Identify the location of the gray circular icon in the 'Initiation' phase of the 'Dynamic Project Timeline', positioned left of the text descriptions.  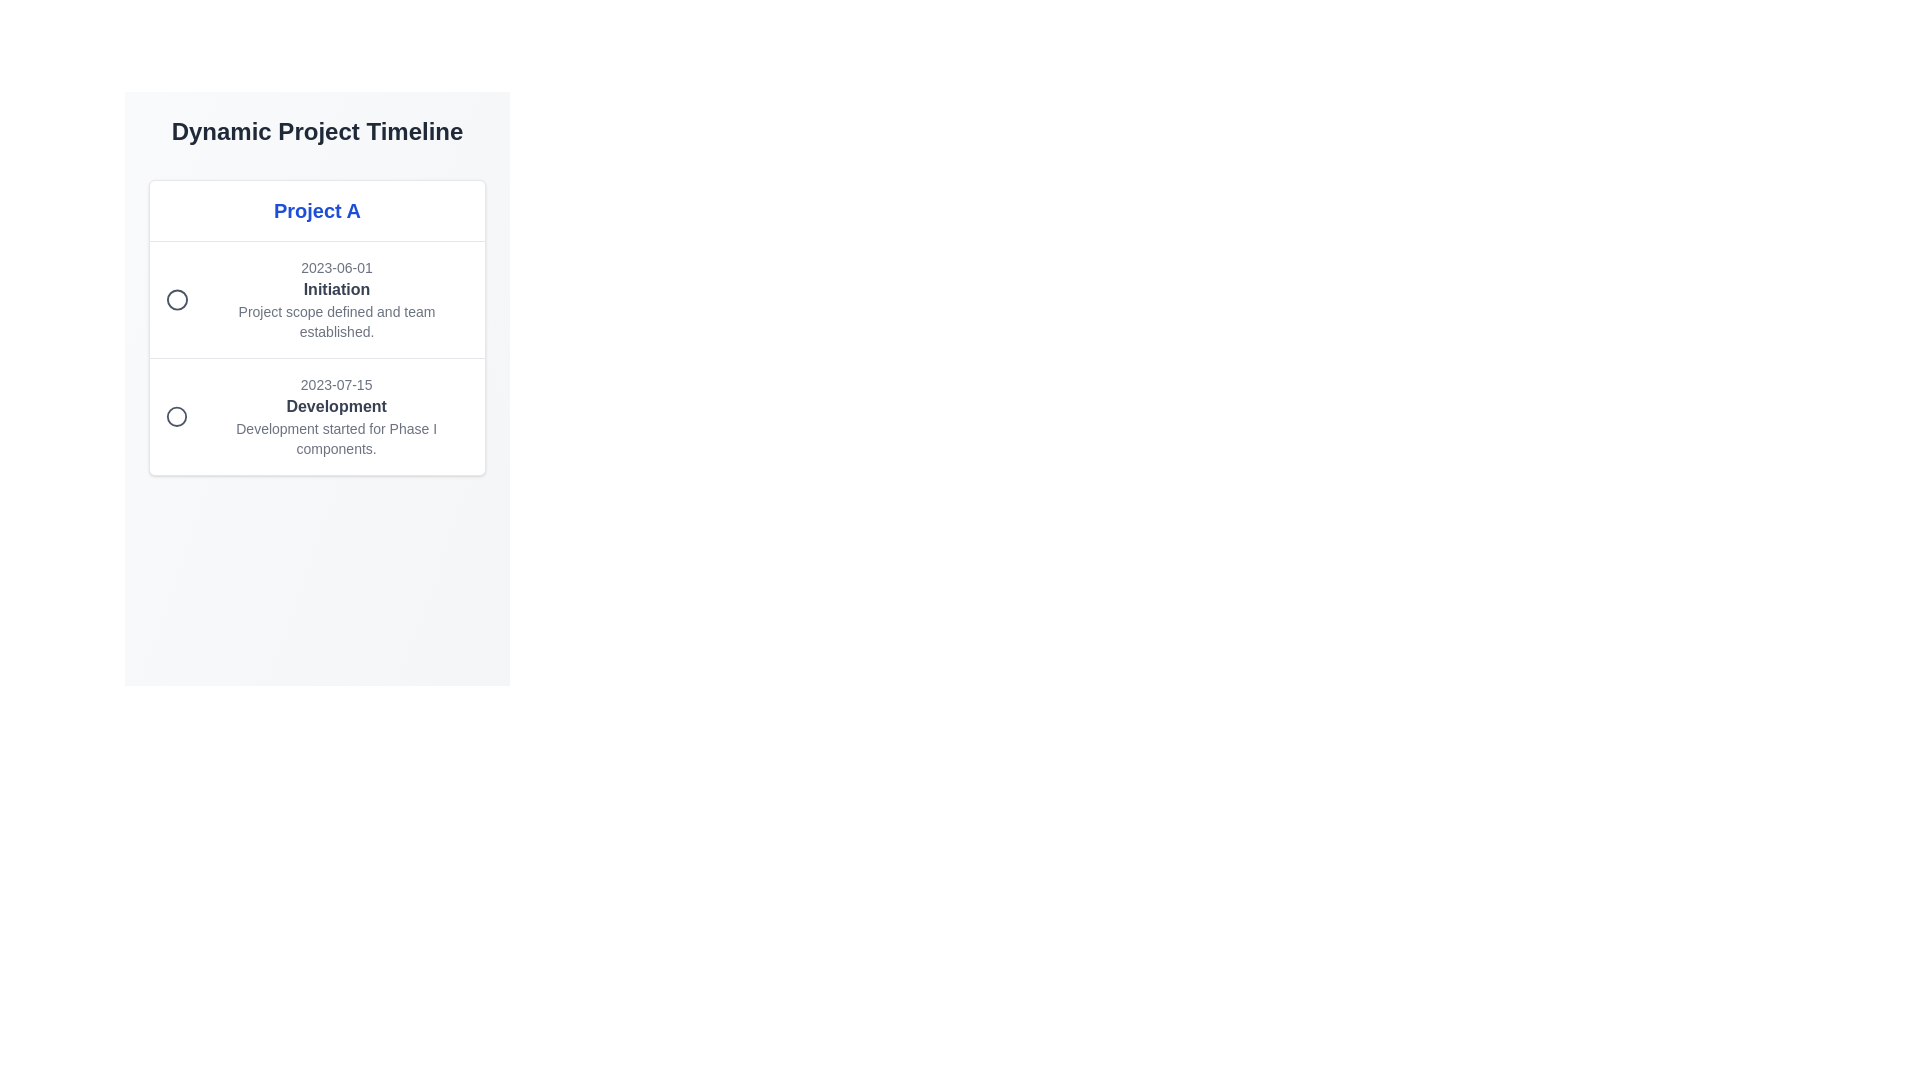
(177, 300).